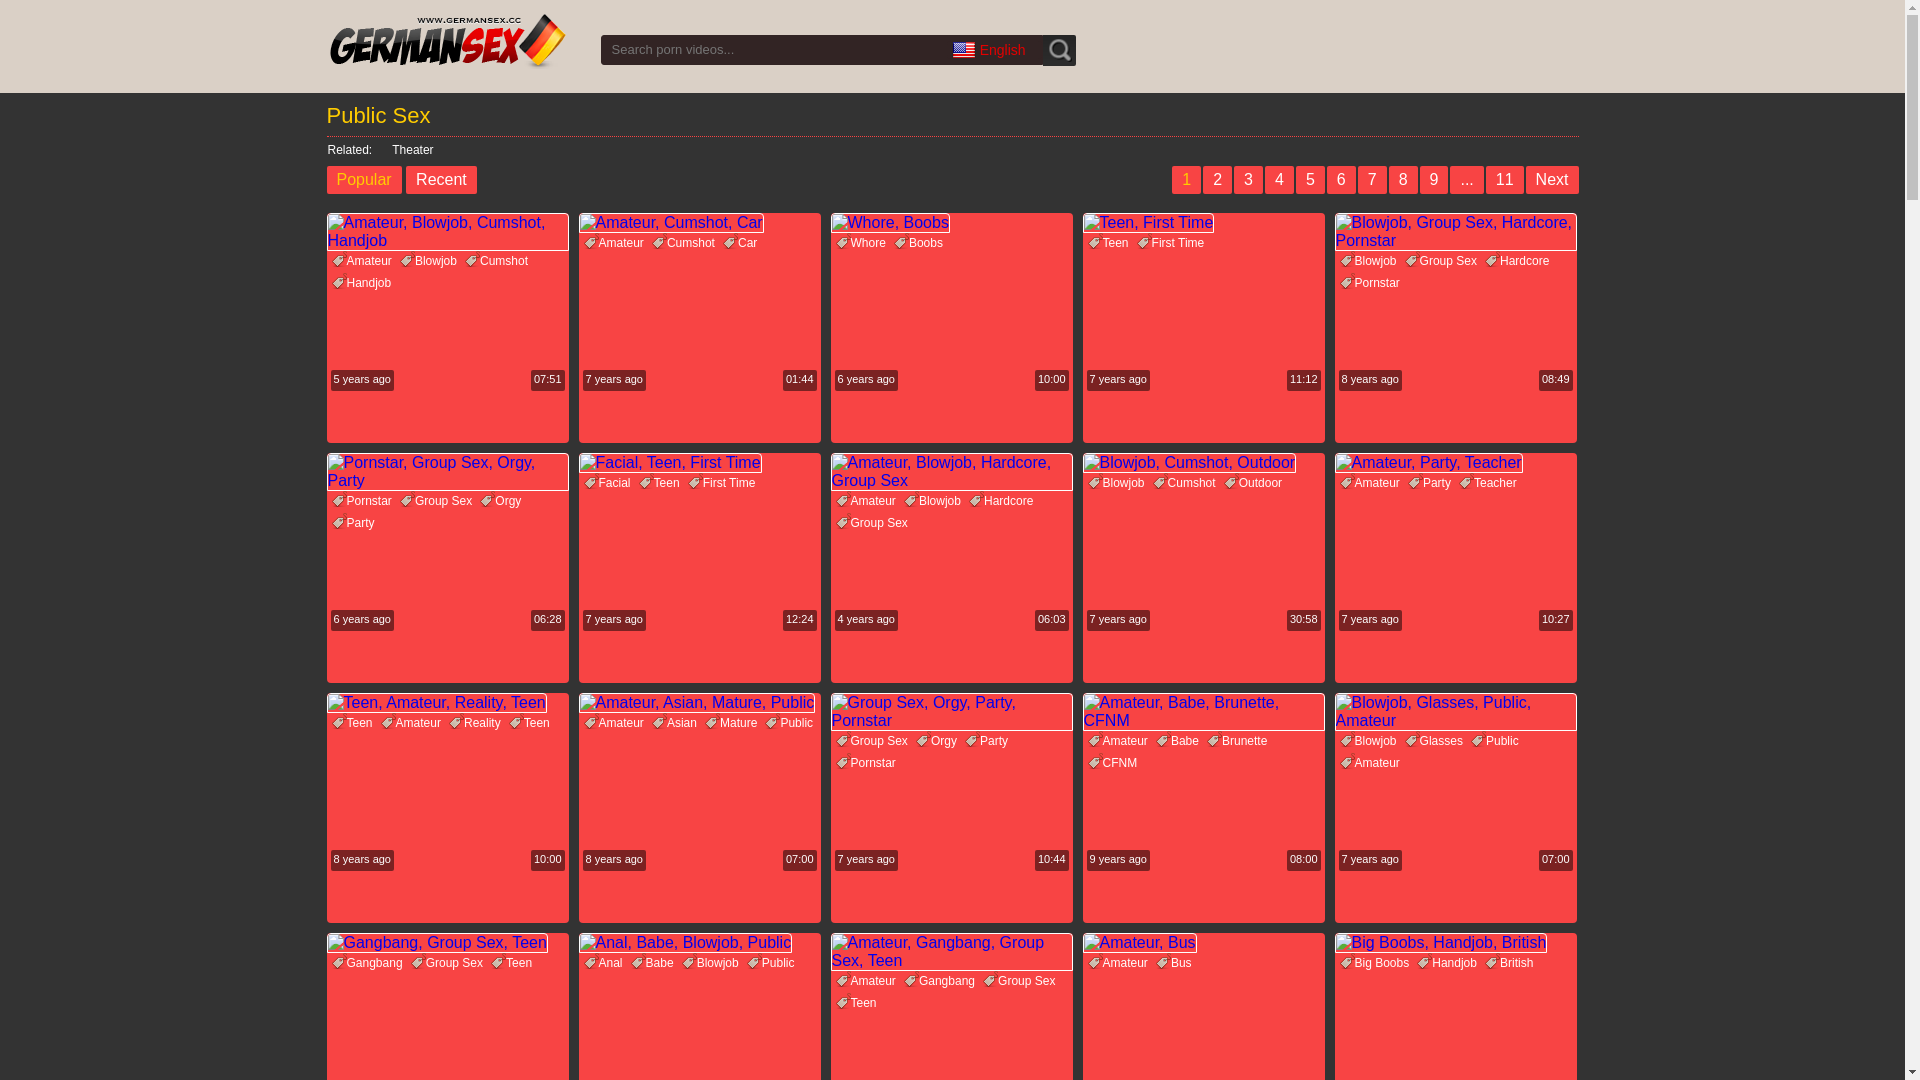  Describe the element at coordinates (920, 242) in the screenshot. I see `'Boobs'` at that location.